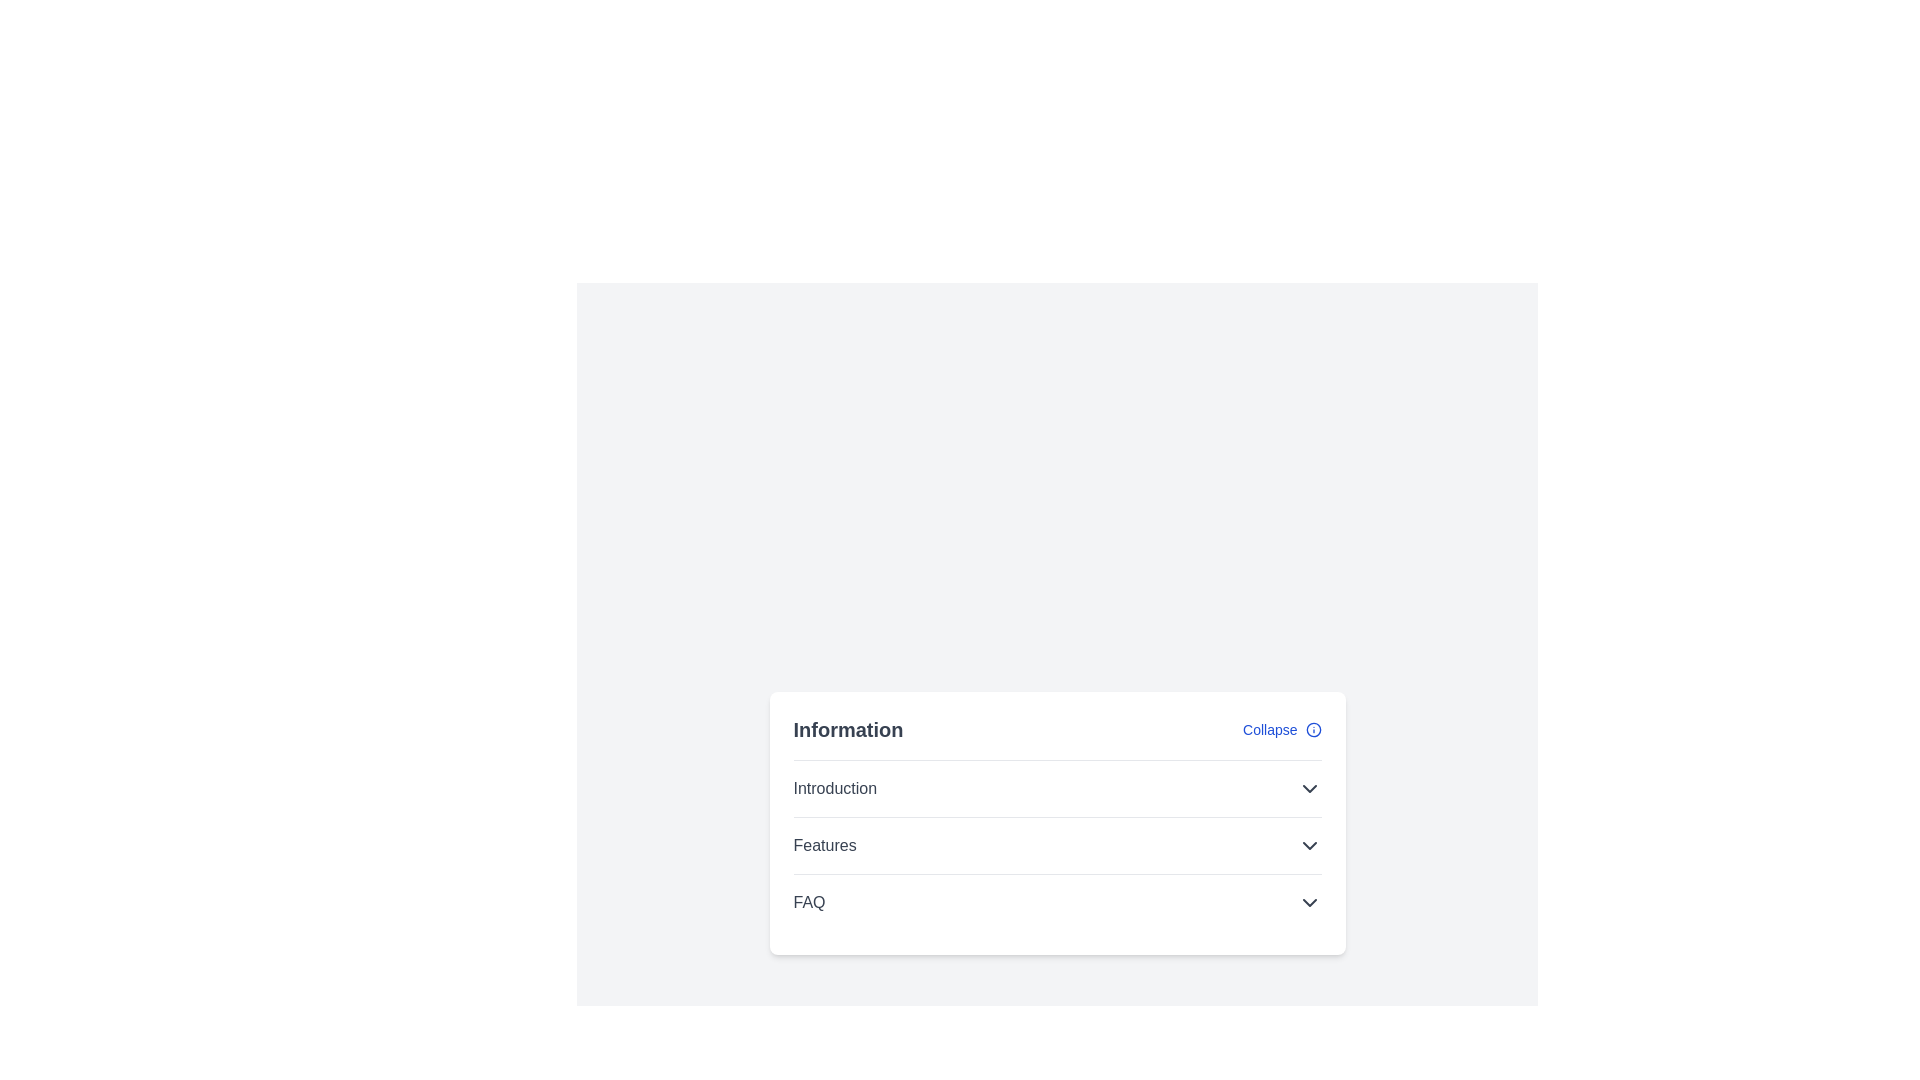  I want to click on the 'FAQ' text label located in the lower part of the menu section, positioned to the right of the 'Features' label, so click(809, 902).